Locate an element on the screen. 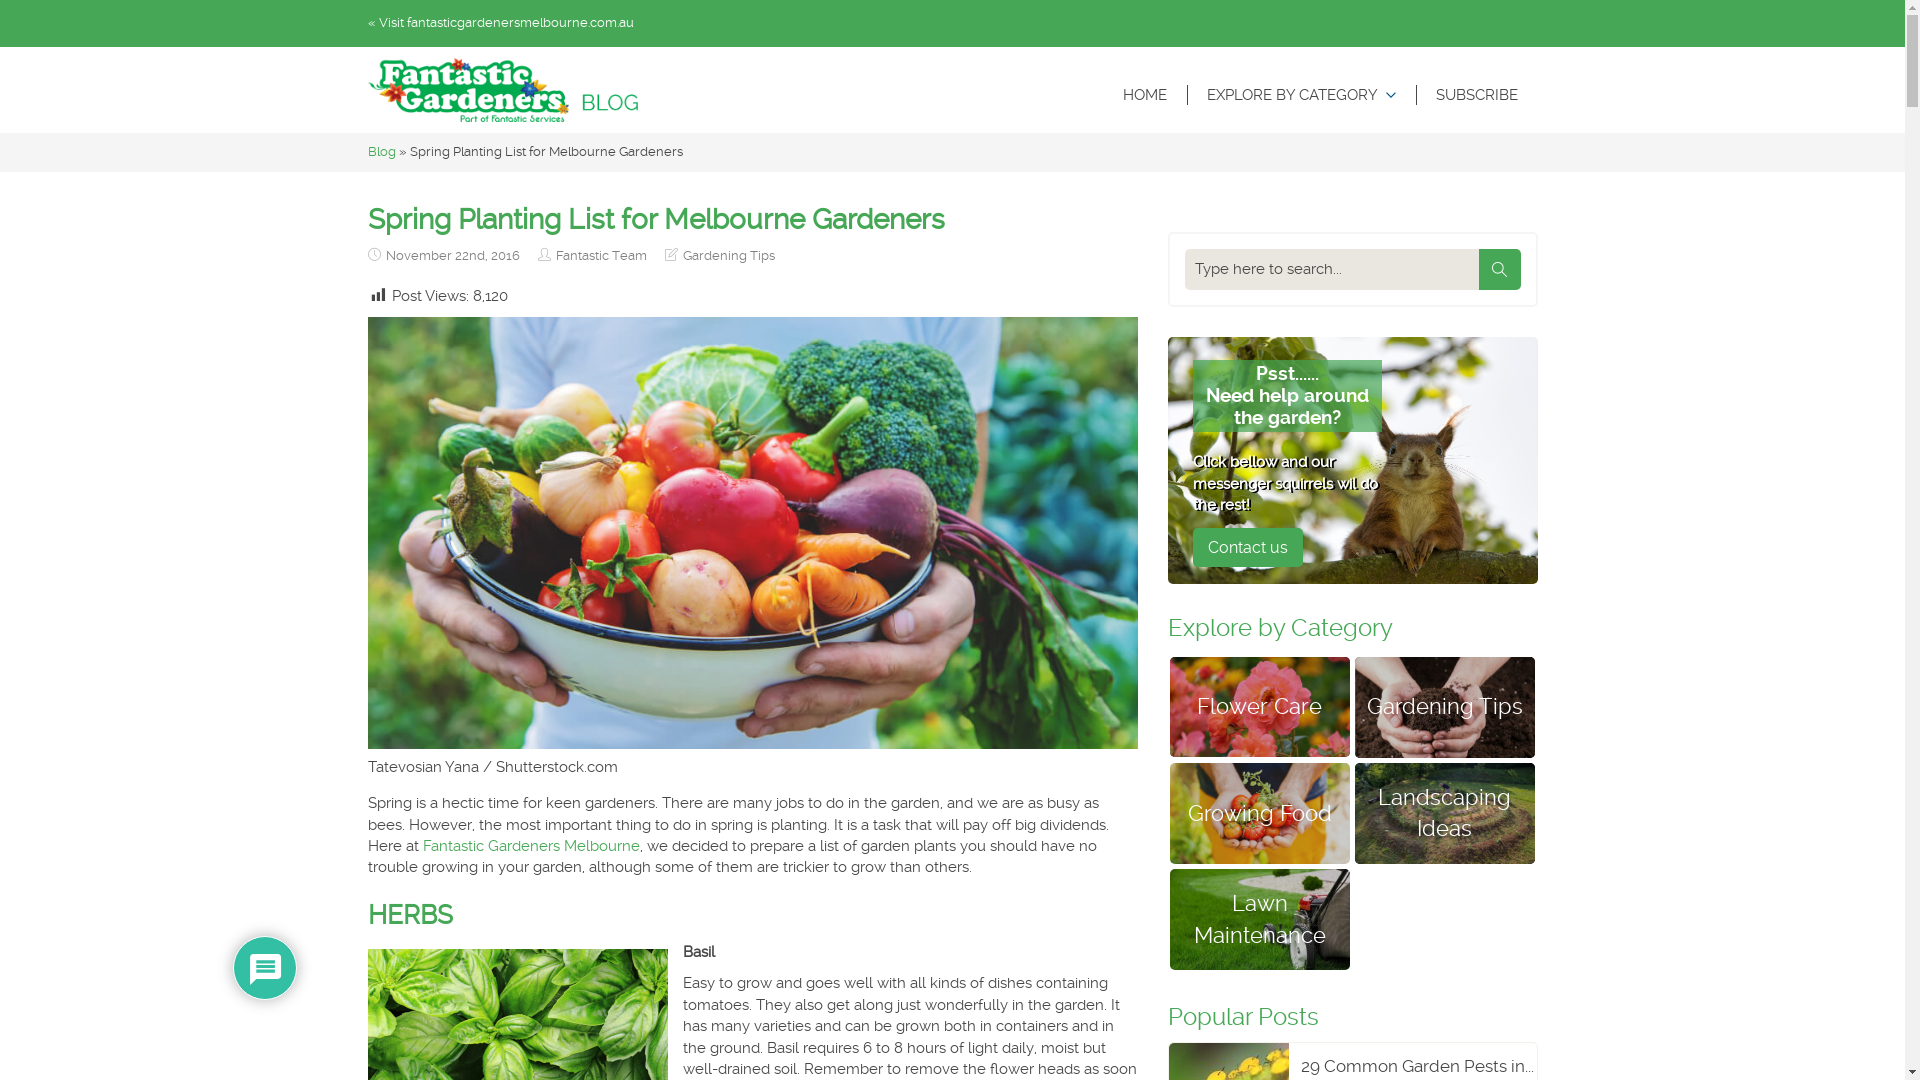 The width and height of the screenshot is (1920, 1080). 'Fantastic Gardeners Melbourne' is located at coordinates (530, 845).